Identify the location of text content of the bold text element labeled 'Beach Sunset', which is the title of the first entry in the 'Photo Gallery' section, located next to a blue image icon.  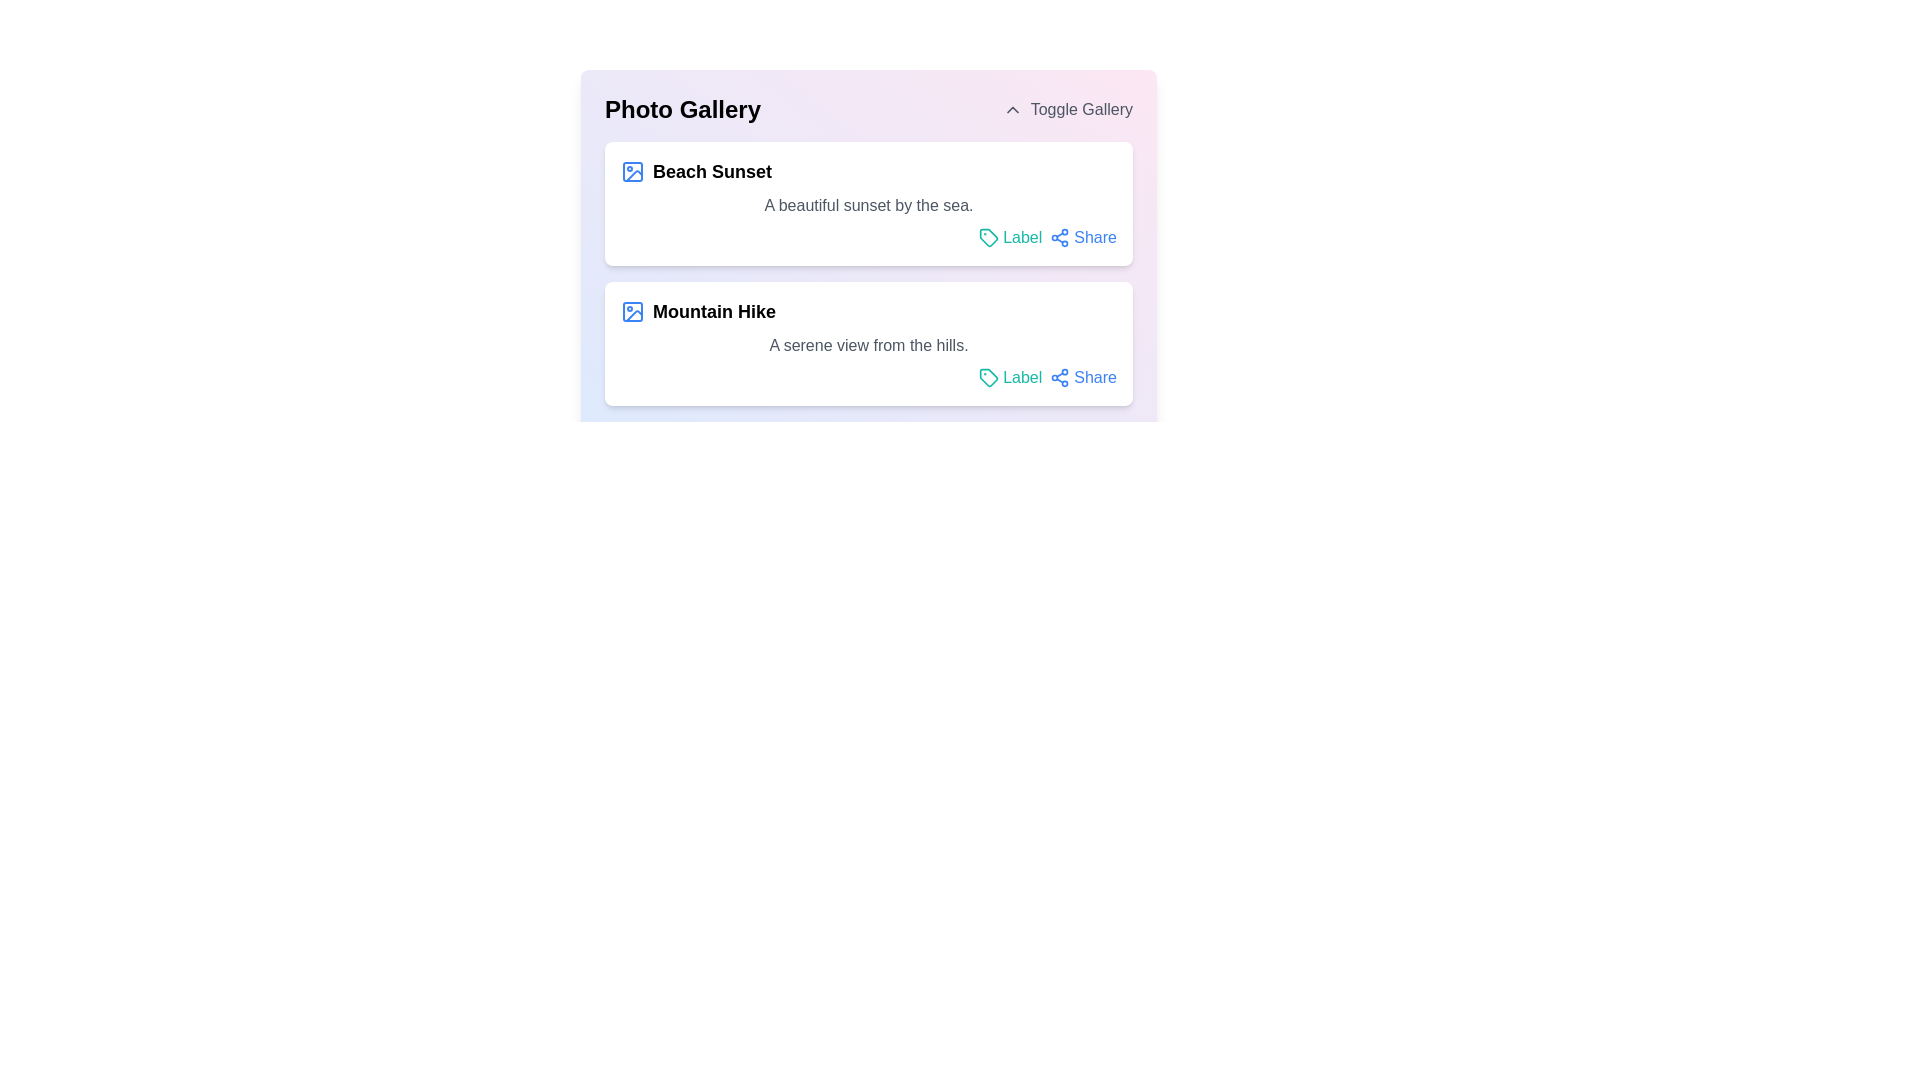
(712, 171).